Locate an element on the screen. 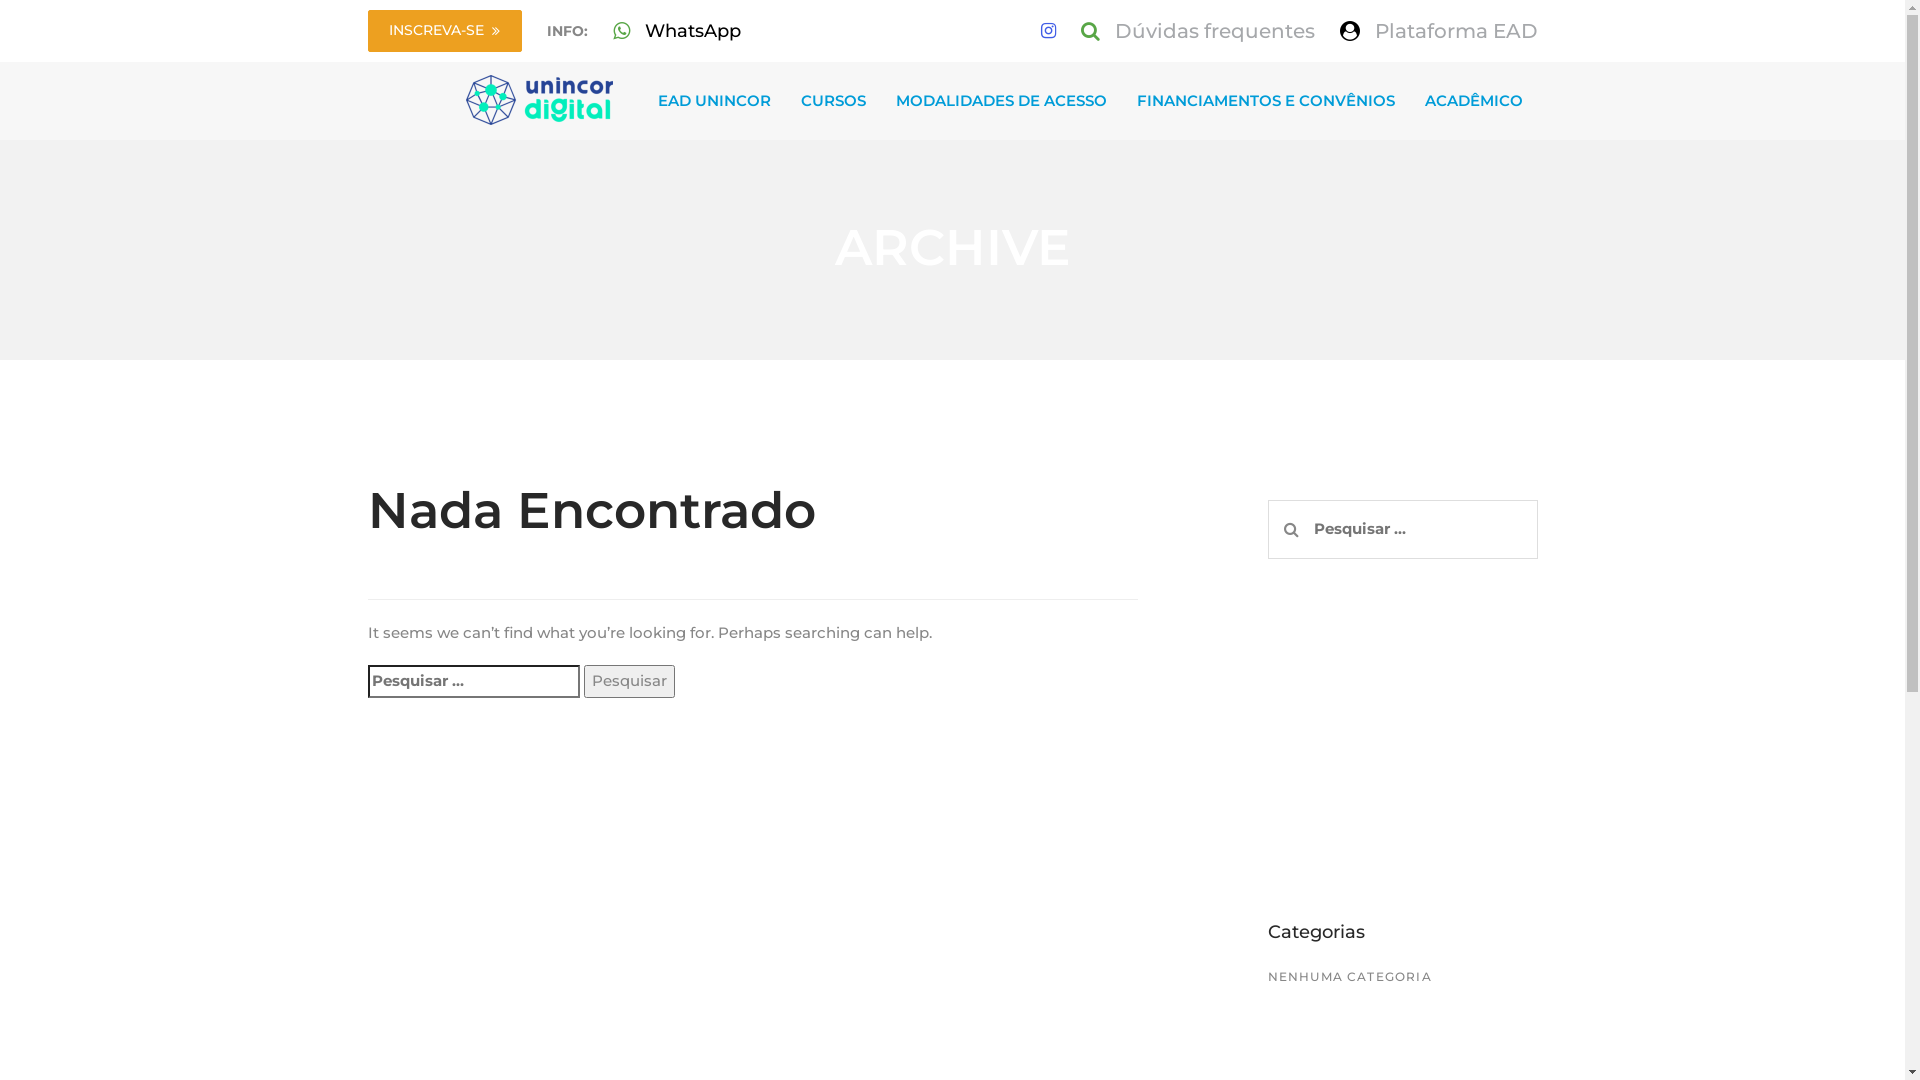 This screenshot has height=1080, width=1920. 'INSCREVA-SE' is located at coordinates (444, 30).